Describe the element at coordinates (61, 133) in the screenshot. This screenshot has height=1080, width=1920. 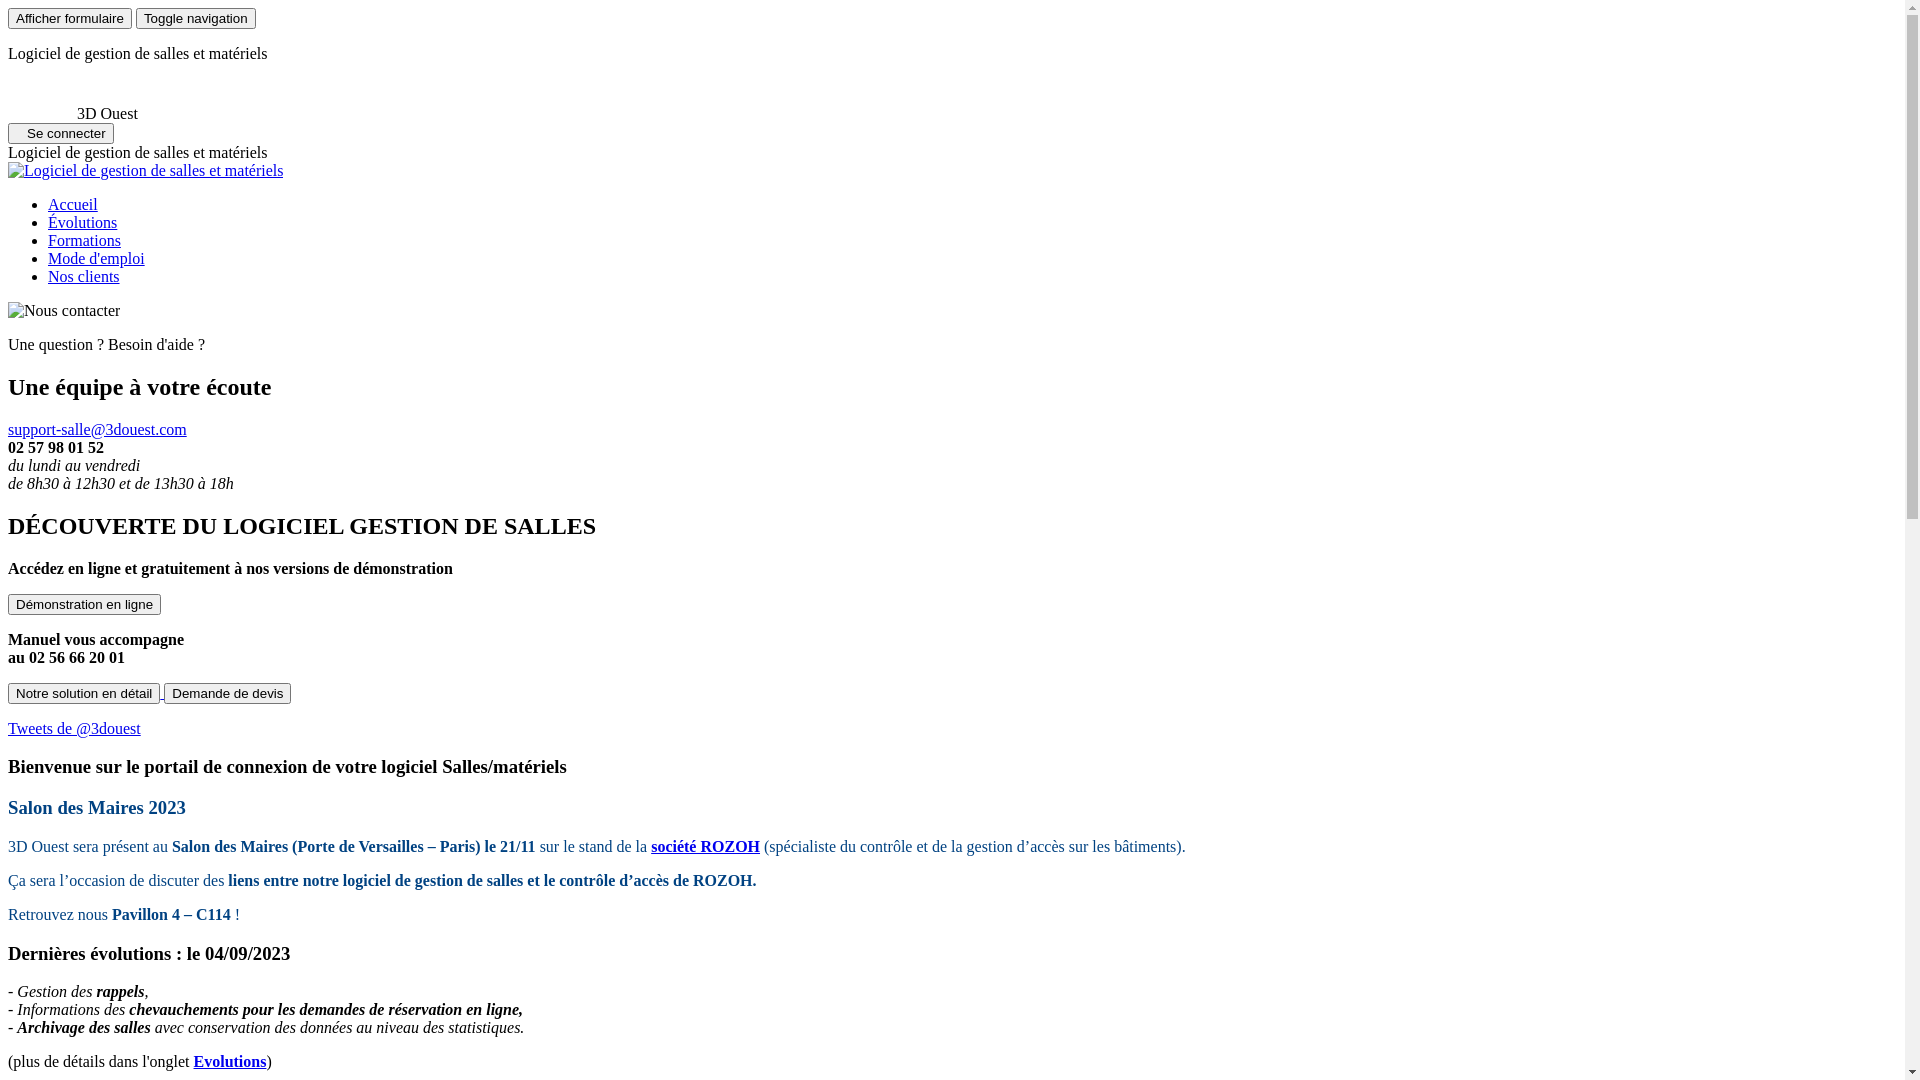
I see `'   Se connecter'` at that location.